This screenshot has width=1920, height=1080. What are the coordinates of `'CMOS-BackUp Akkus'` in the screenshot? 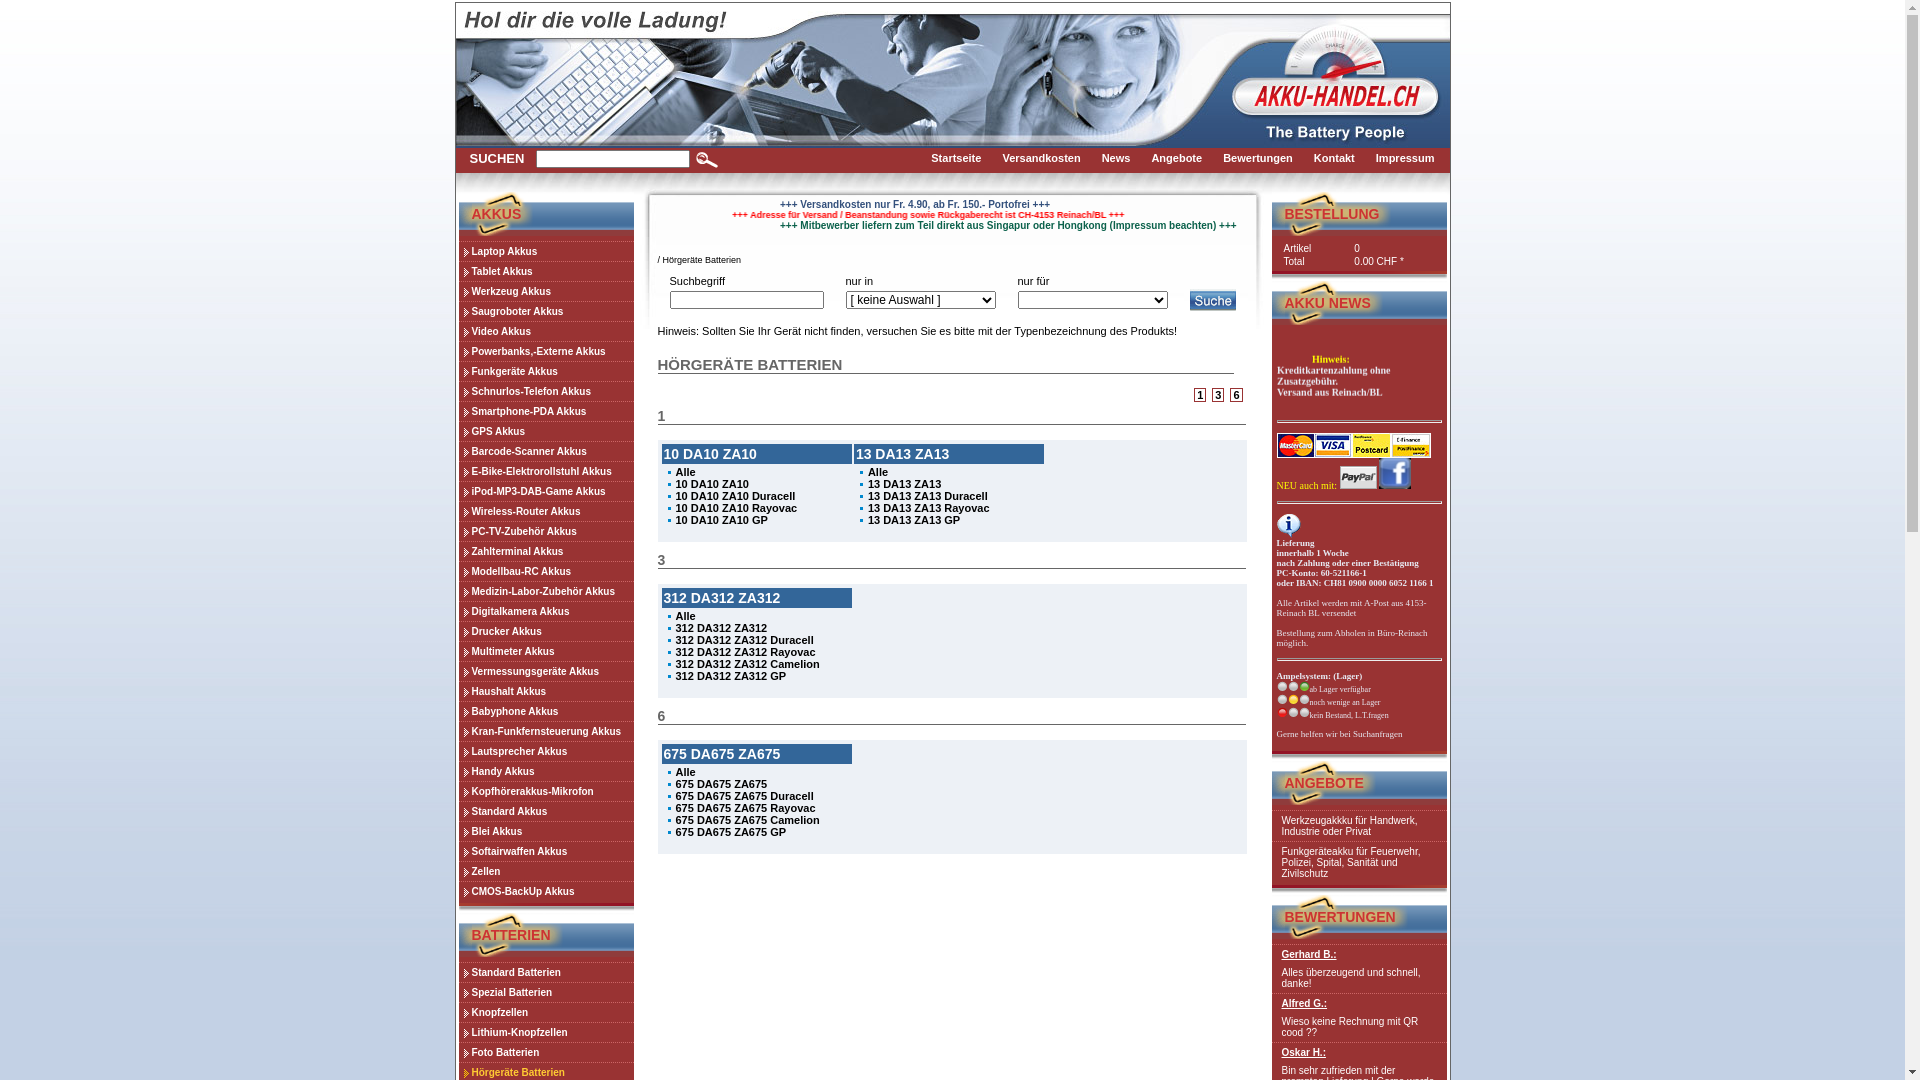 It's located at (545, 890).